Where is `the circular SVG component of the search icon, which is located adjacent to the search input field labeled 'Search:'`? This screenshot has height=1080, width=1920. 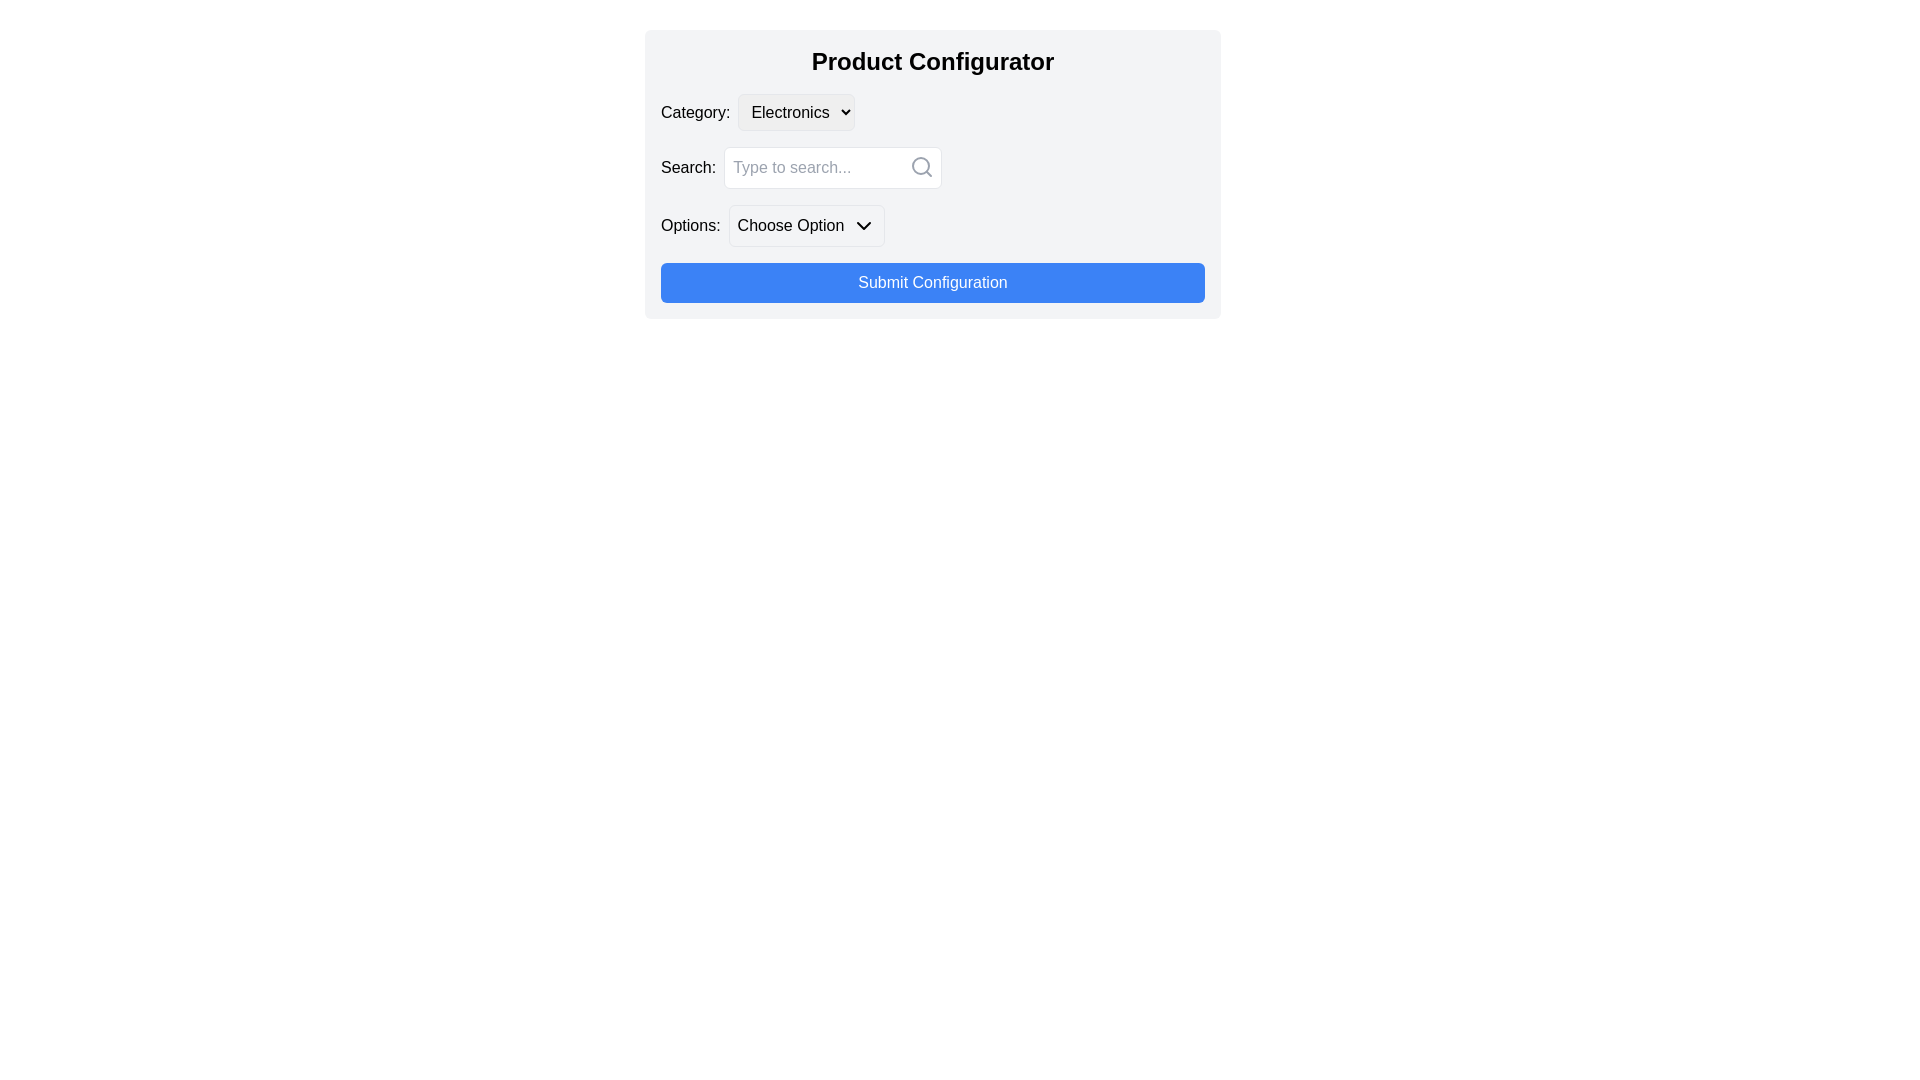
the circular SVG component of the search icon, which is located adjacent to the search input field labeled 'Search:' is located at coordinates (920, 164).